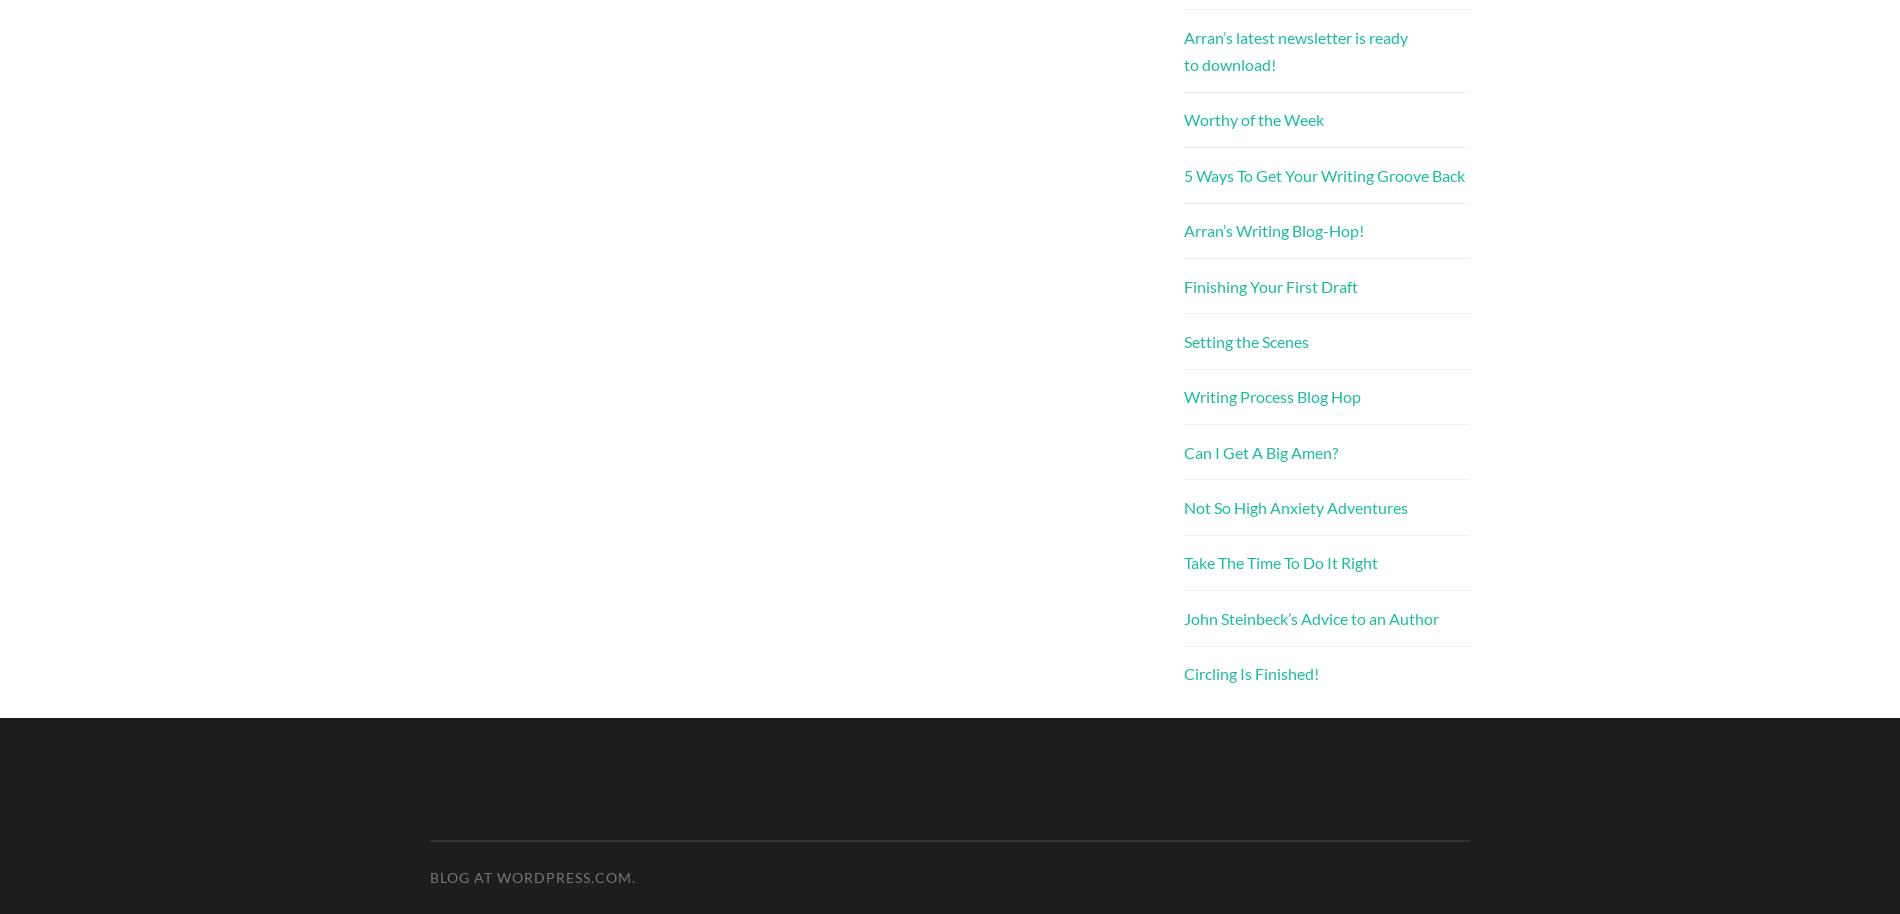 The image size is (1900, 914). What do you see at coordinates (1294, 49) in the screenshot?
I see `'Arran’s latest newsletter is ready to download!'` at bounding box center [1294, 49].